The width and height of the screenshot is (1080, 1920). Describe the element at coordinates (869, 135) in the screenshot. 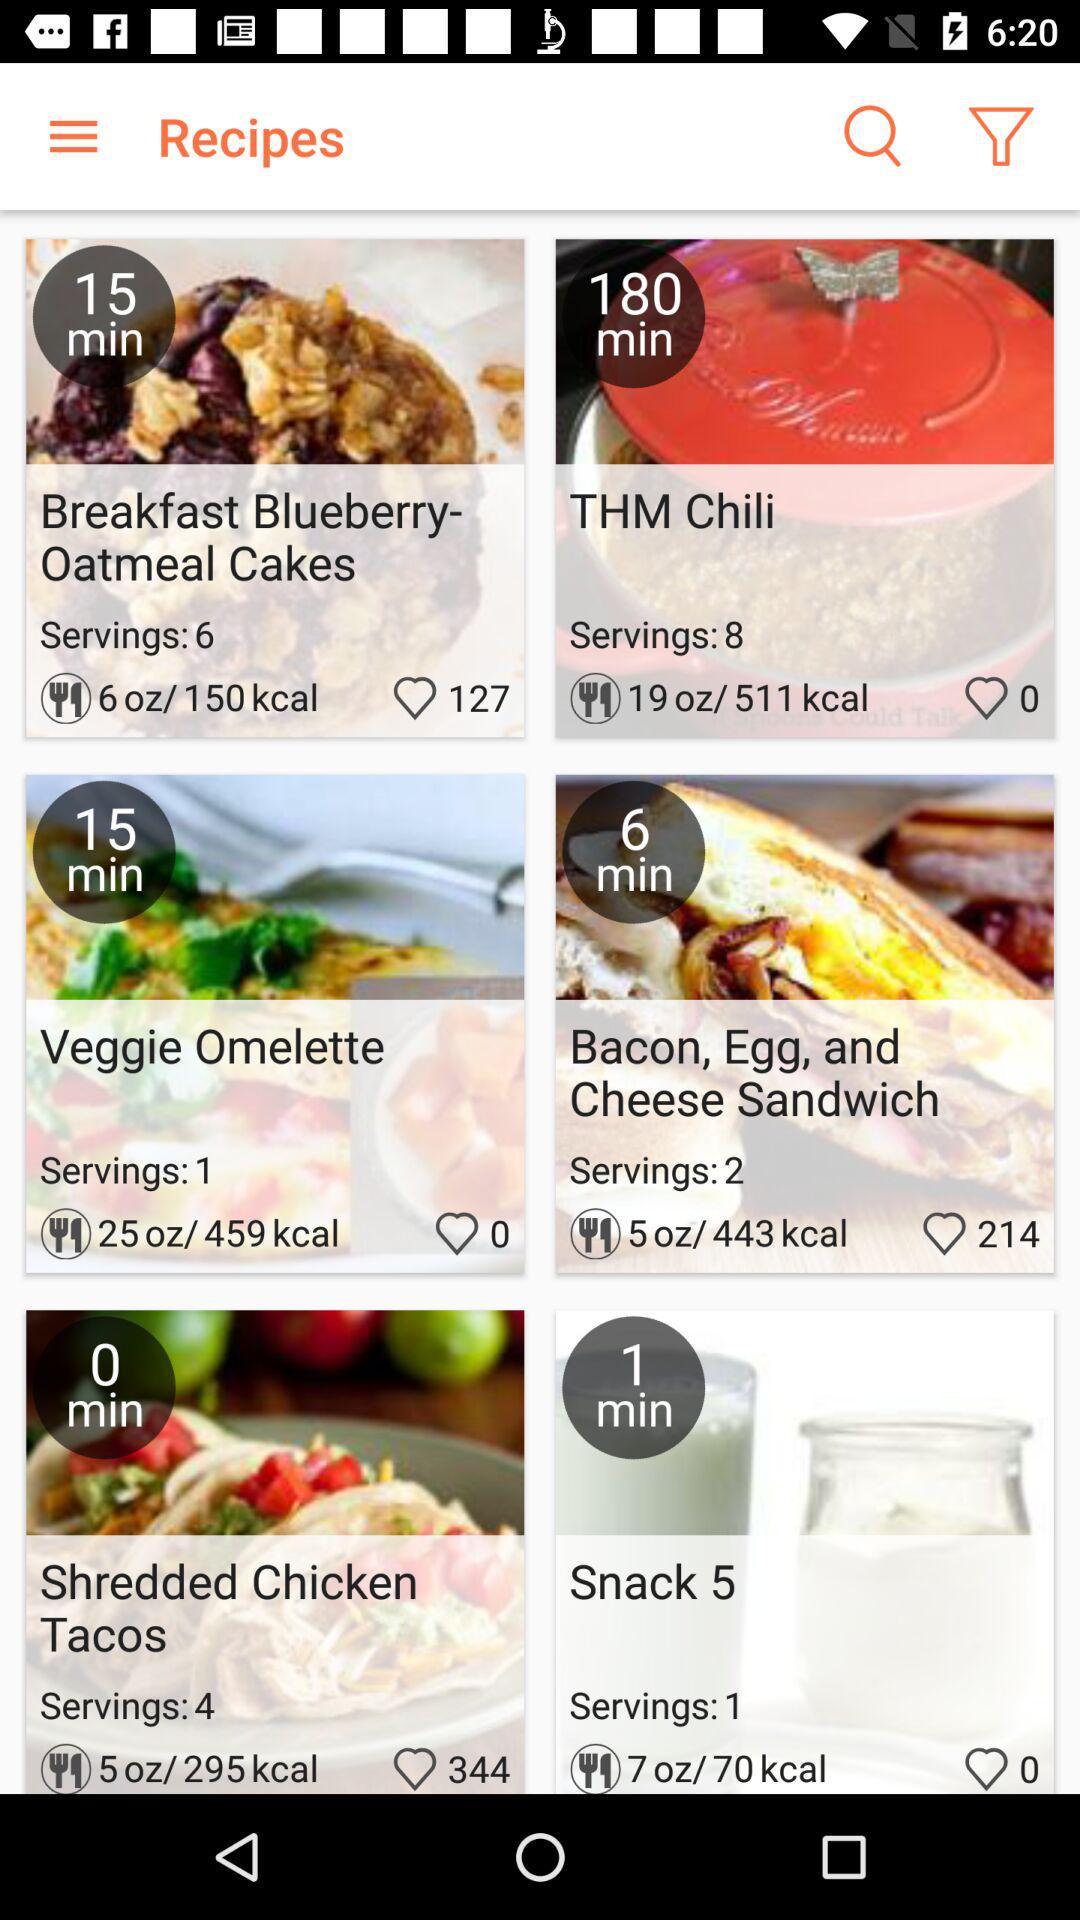

I see `search icon` at that location.